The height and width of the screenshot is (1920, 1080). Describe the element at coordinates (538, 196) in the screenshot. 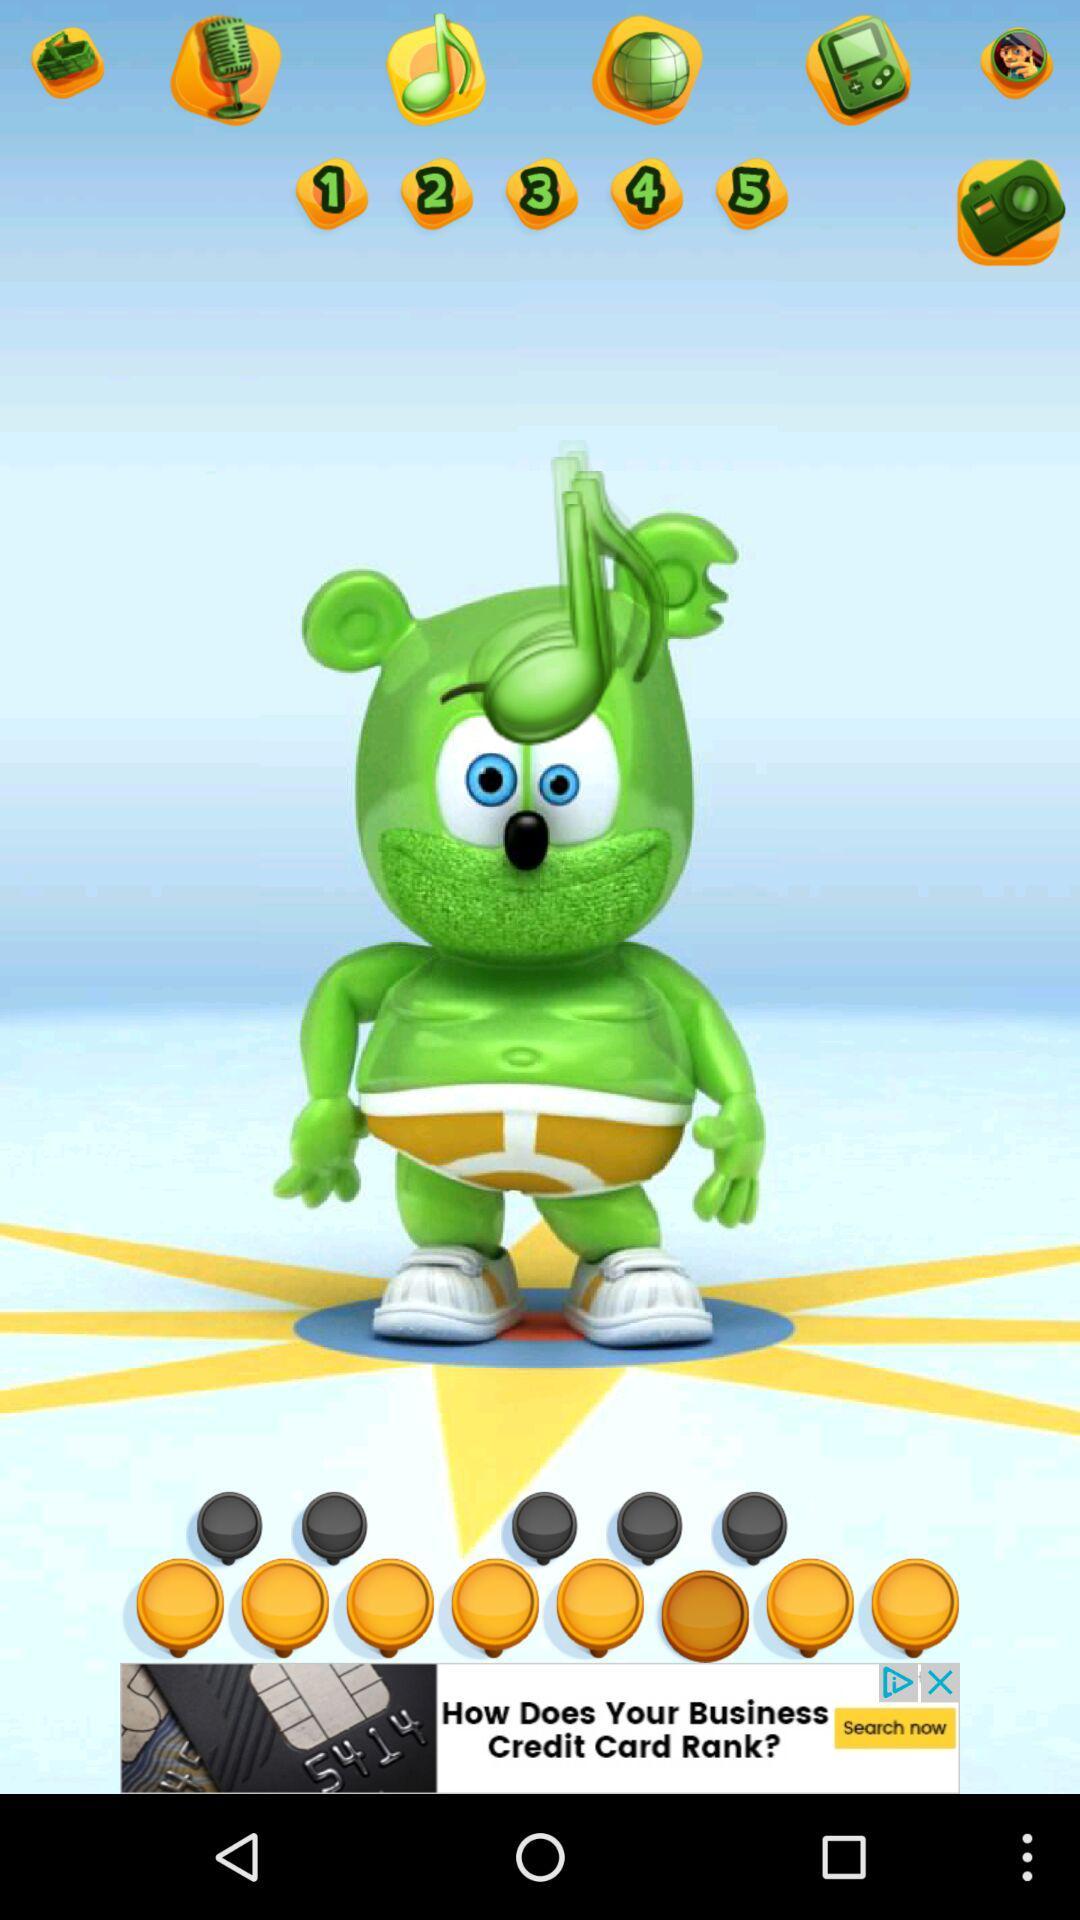

I see `3 option` at that location.